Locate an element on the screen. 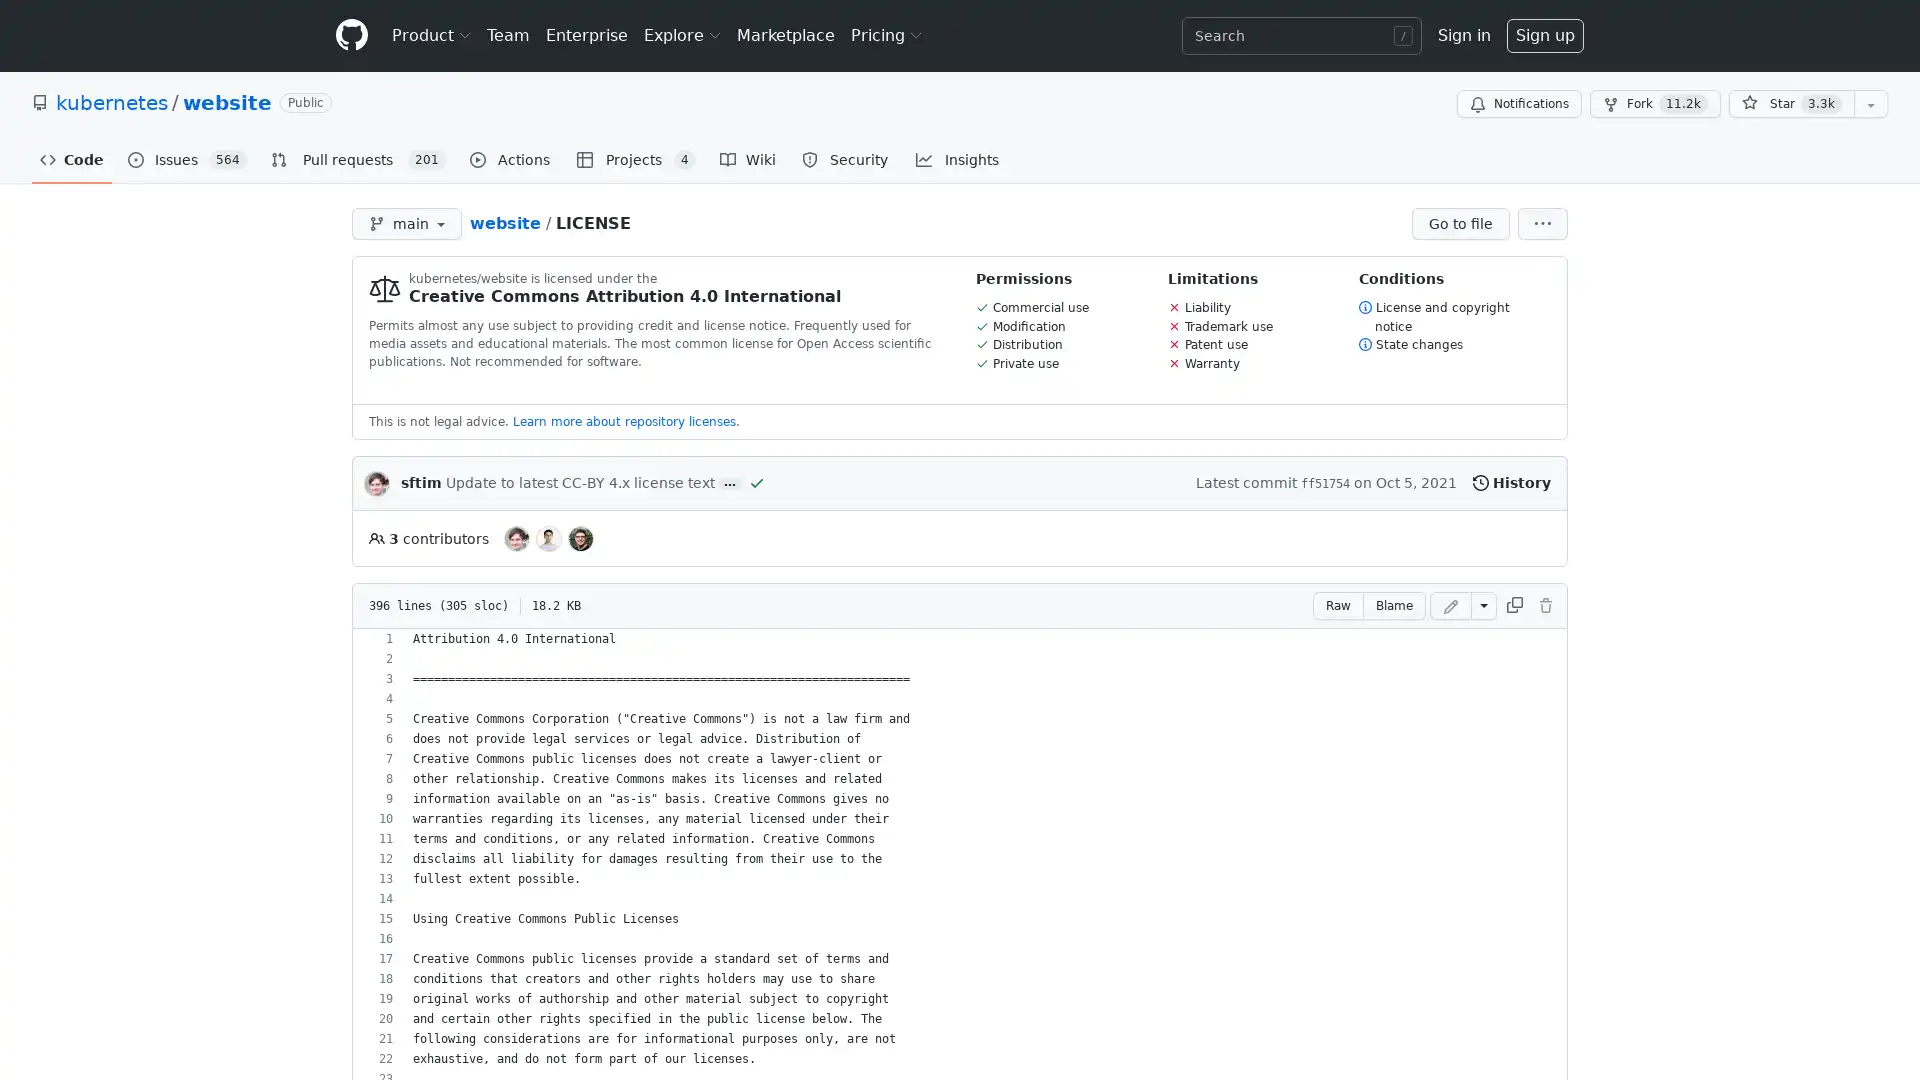  ... is located at coordinates (728, 483).